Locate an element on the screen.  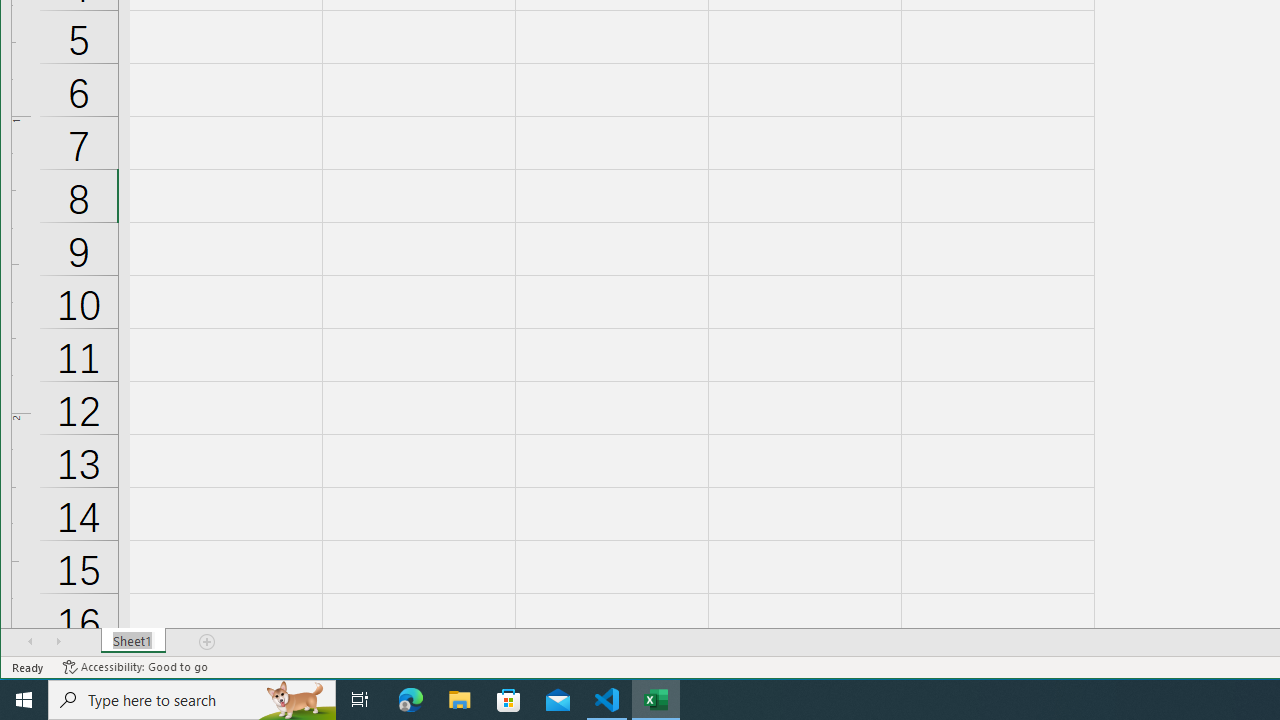
'Search highlights icon opens search home window' is located at coordinates (294, 698).